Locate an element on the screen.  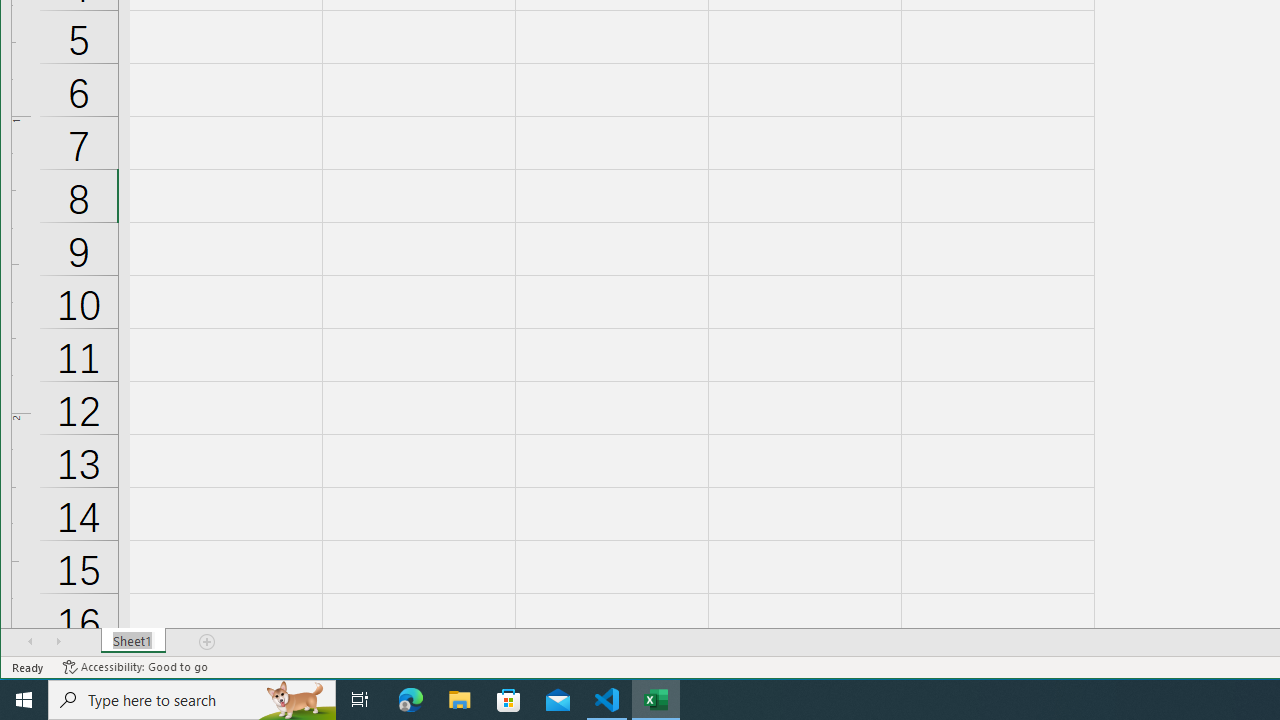
'Search highlights icon opens search home window' is located at coordinates (294, 698).